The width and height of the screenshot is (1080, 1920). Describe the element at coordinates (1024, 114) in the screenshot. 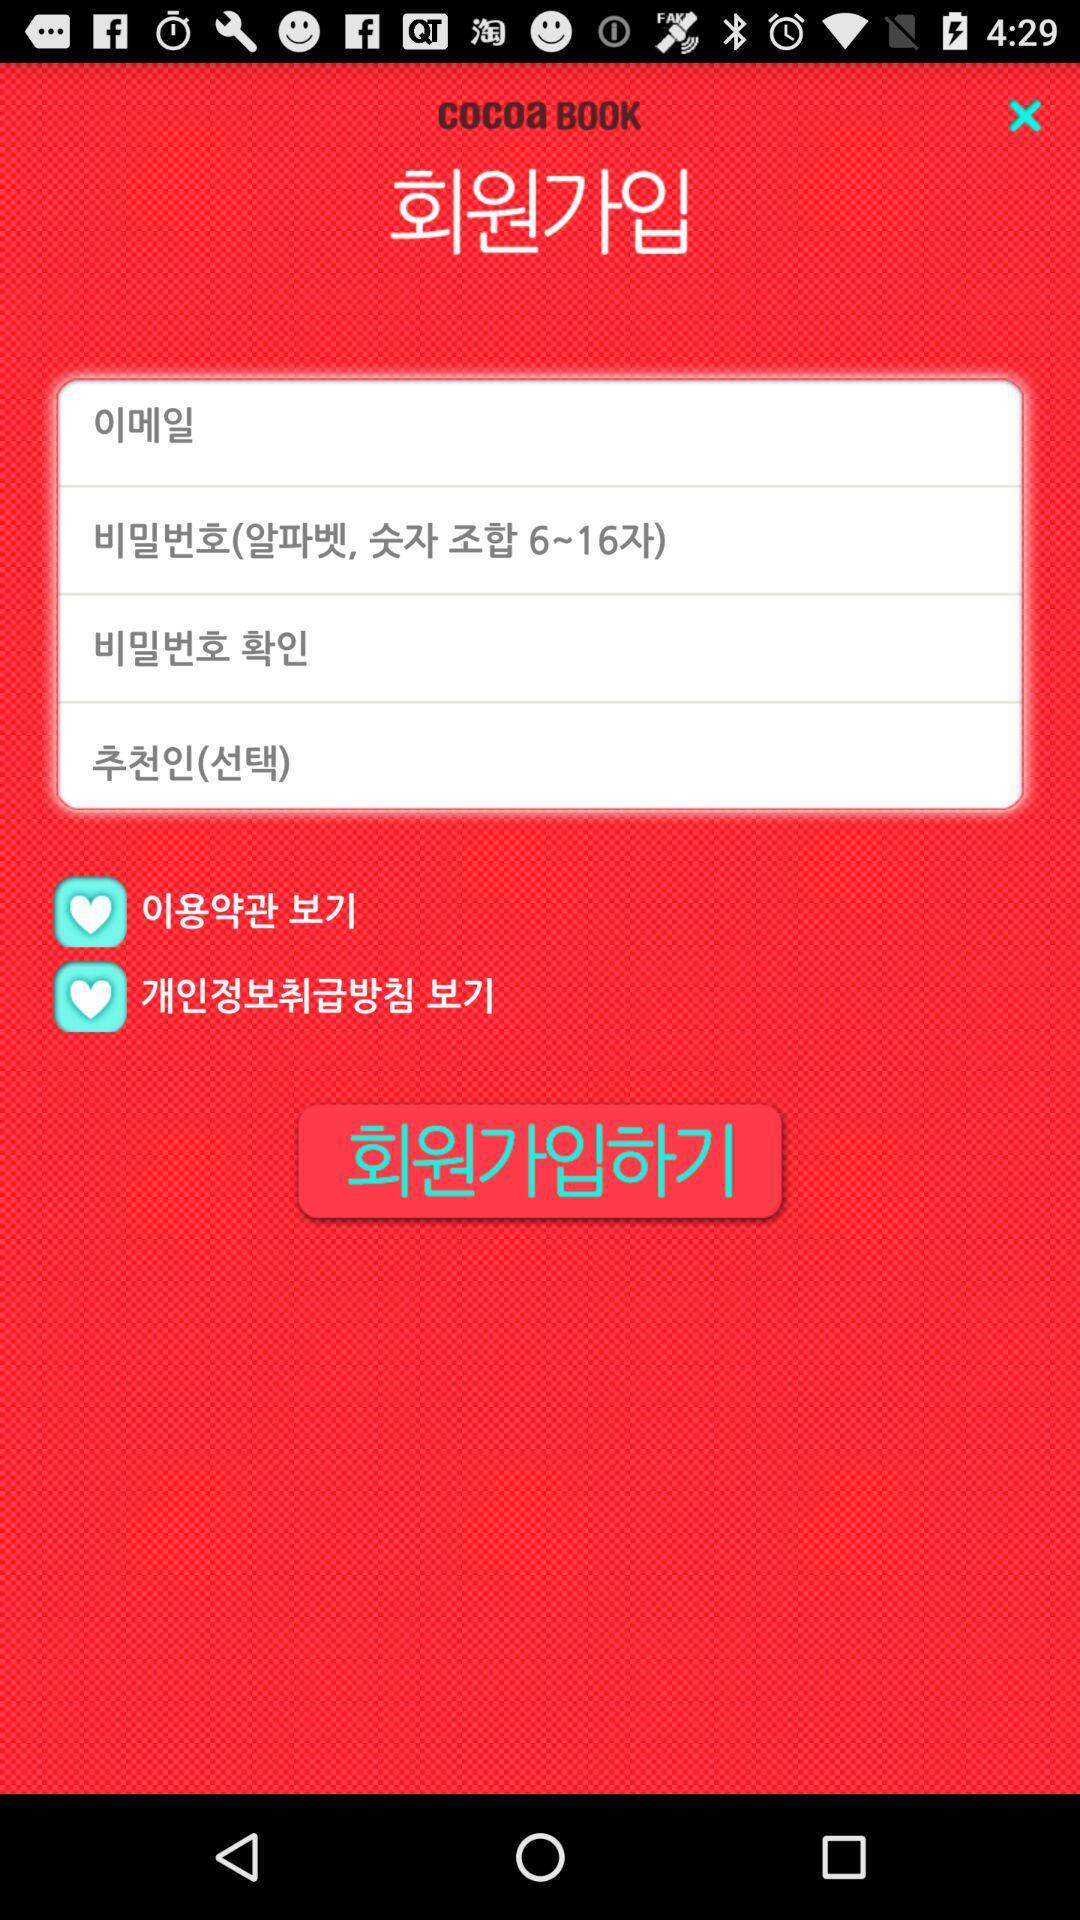

I see `exit page` at that location.